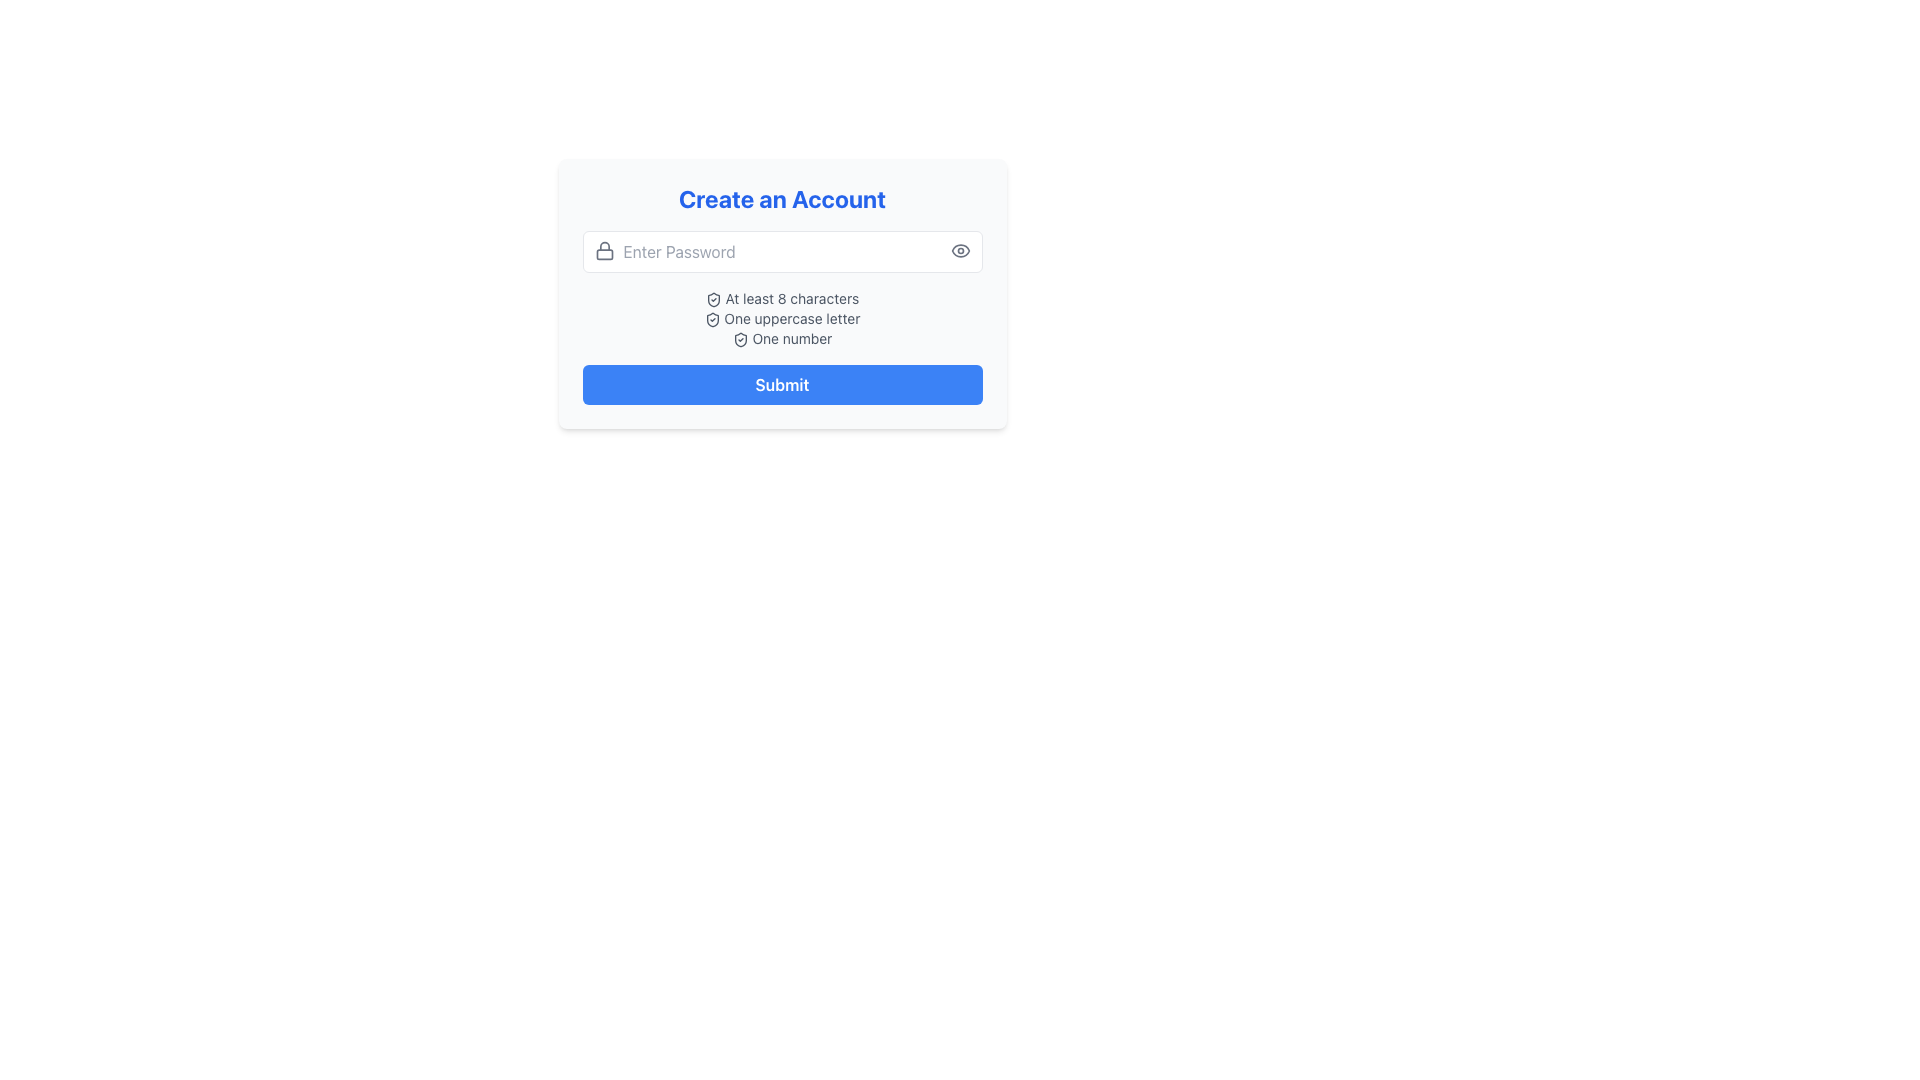 The height and width of the screenshot is (1080, 1920). I want to click on the text description list that displays password criteria for account creation, located below the password input field and above the 'Submit' button, so click(781, 318).